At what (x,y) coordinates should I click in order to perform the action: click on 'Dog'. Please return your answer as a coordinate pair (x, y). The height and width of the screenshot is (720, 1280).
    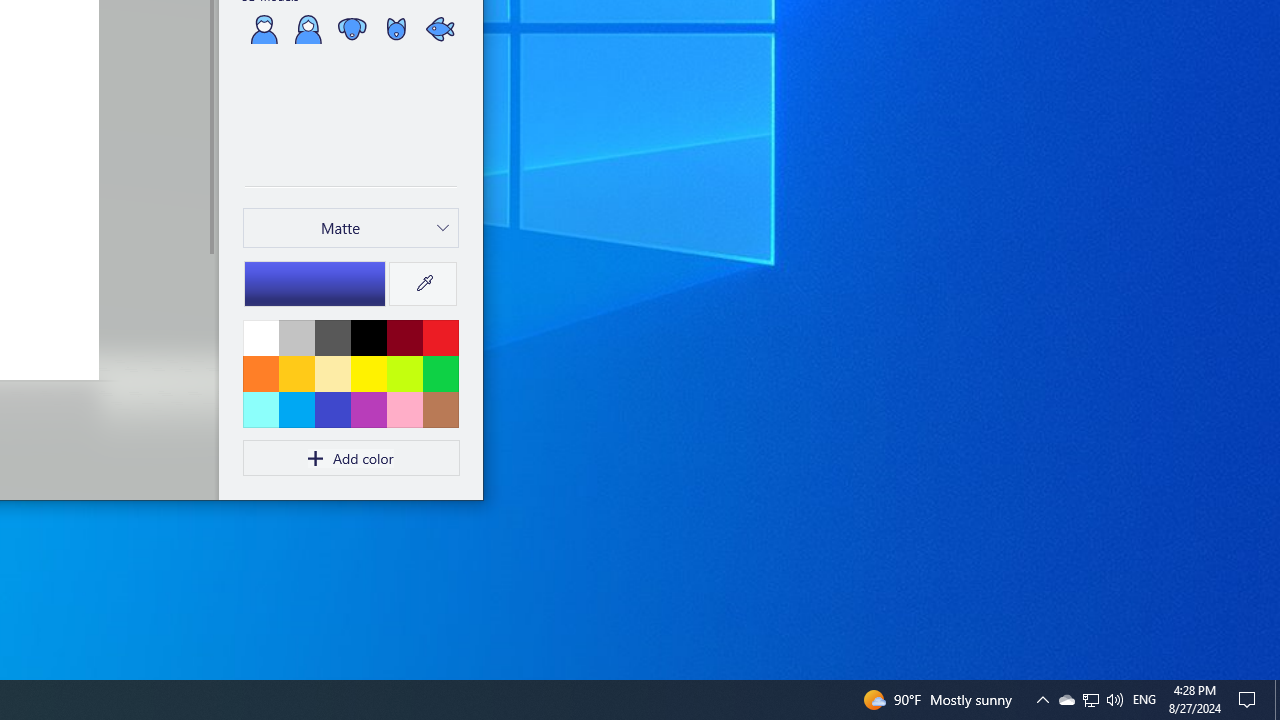
    Looking at the image, I should click on (352, 28).